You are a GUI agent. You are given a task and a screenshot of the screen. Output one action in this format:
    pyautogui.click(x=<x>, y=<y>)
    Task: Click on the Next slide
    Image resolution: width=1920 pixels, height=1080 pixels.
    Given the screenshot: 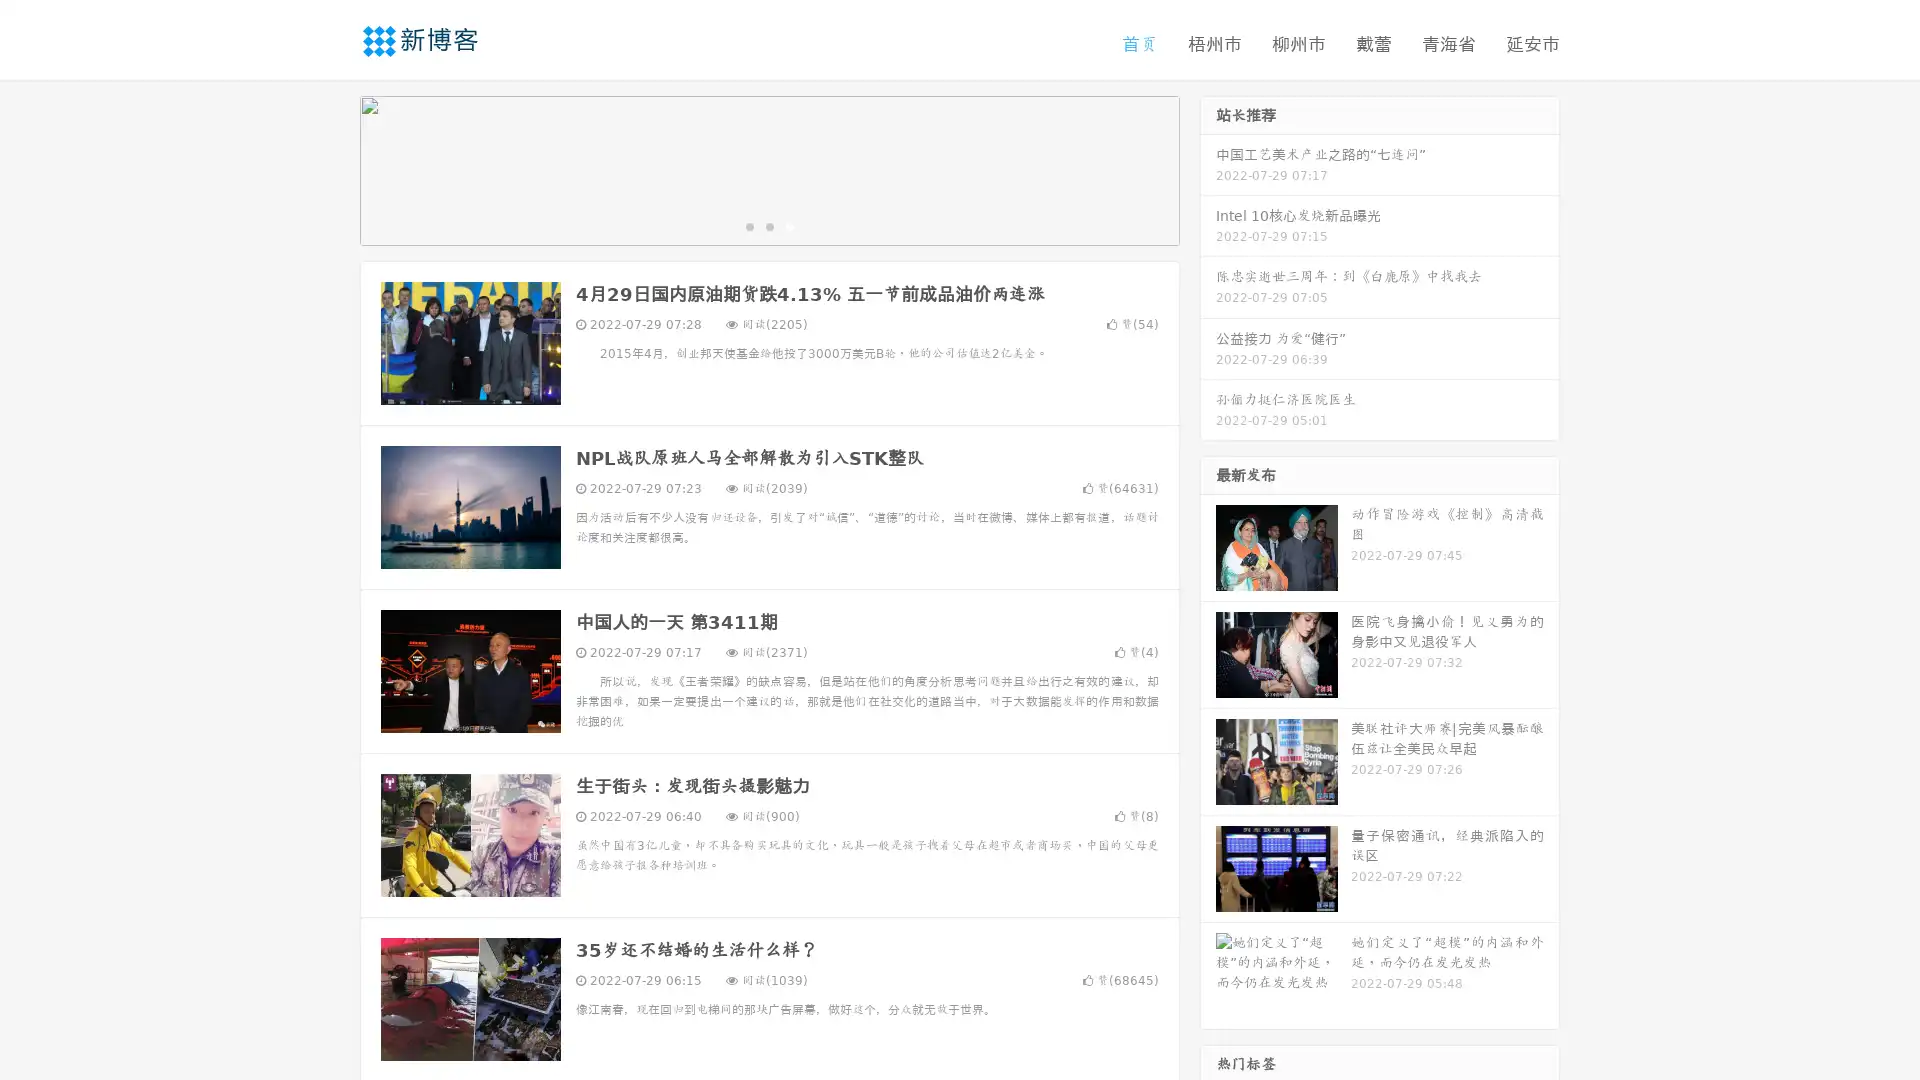 What is the action you would take?
    pyautogui.click(x=1208, y=168)
    